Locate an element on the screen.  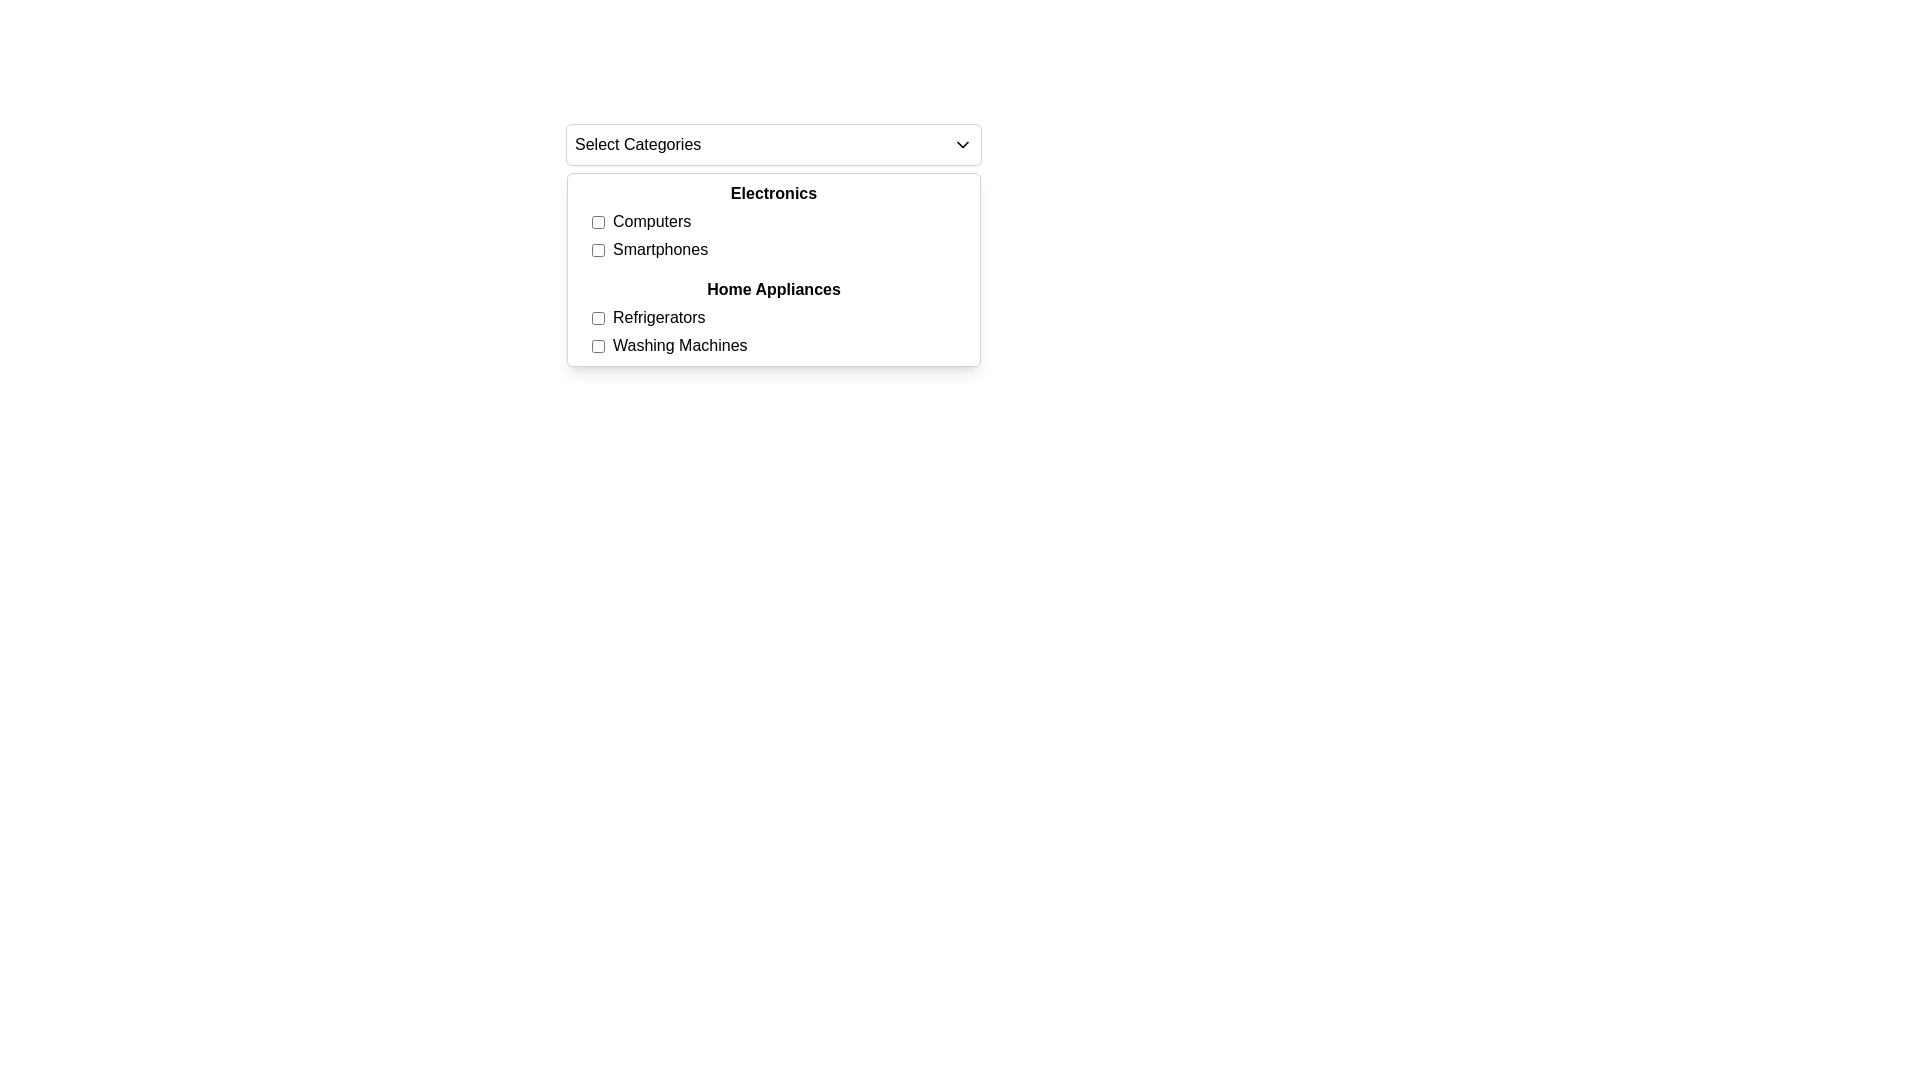
the square-shaped checkbox located to the far-left of the text label 'Computers' within the 'Electronics' category in the dropdown menu is located at coordinates (597, 222).